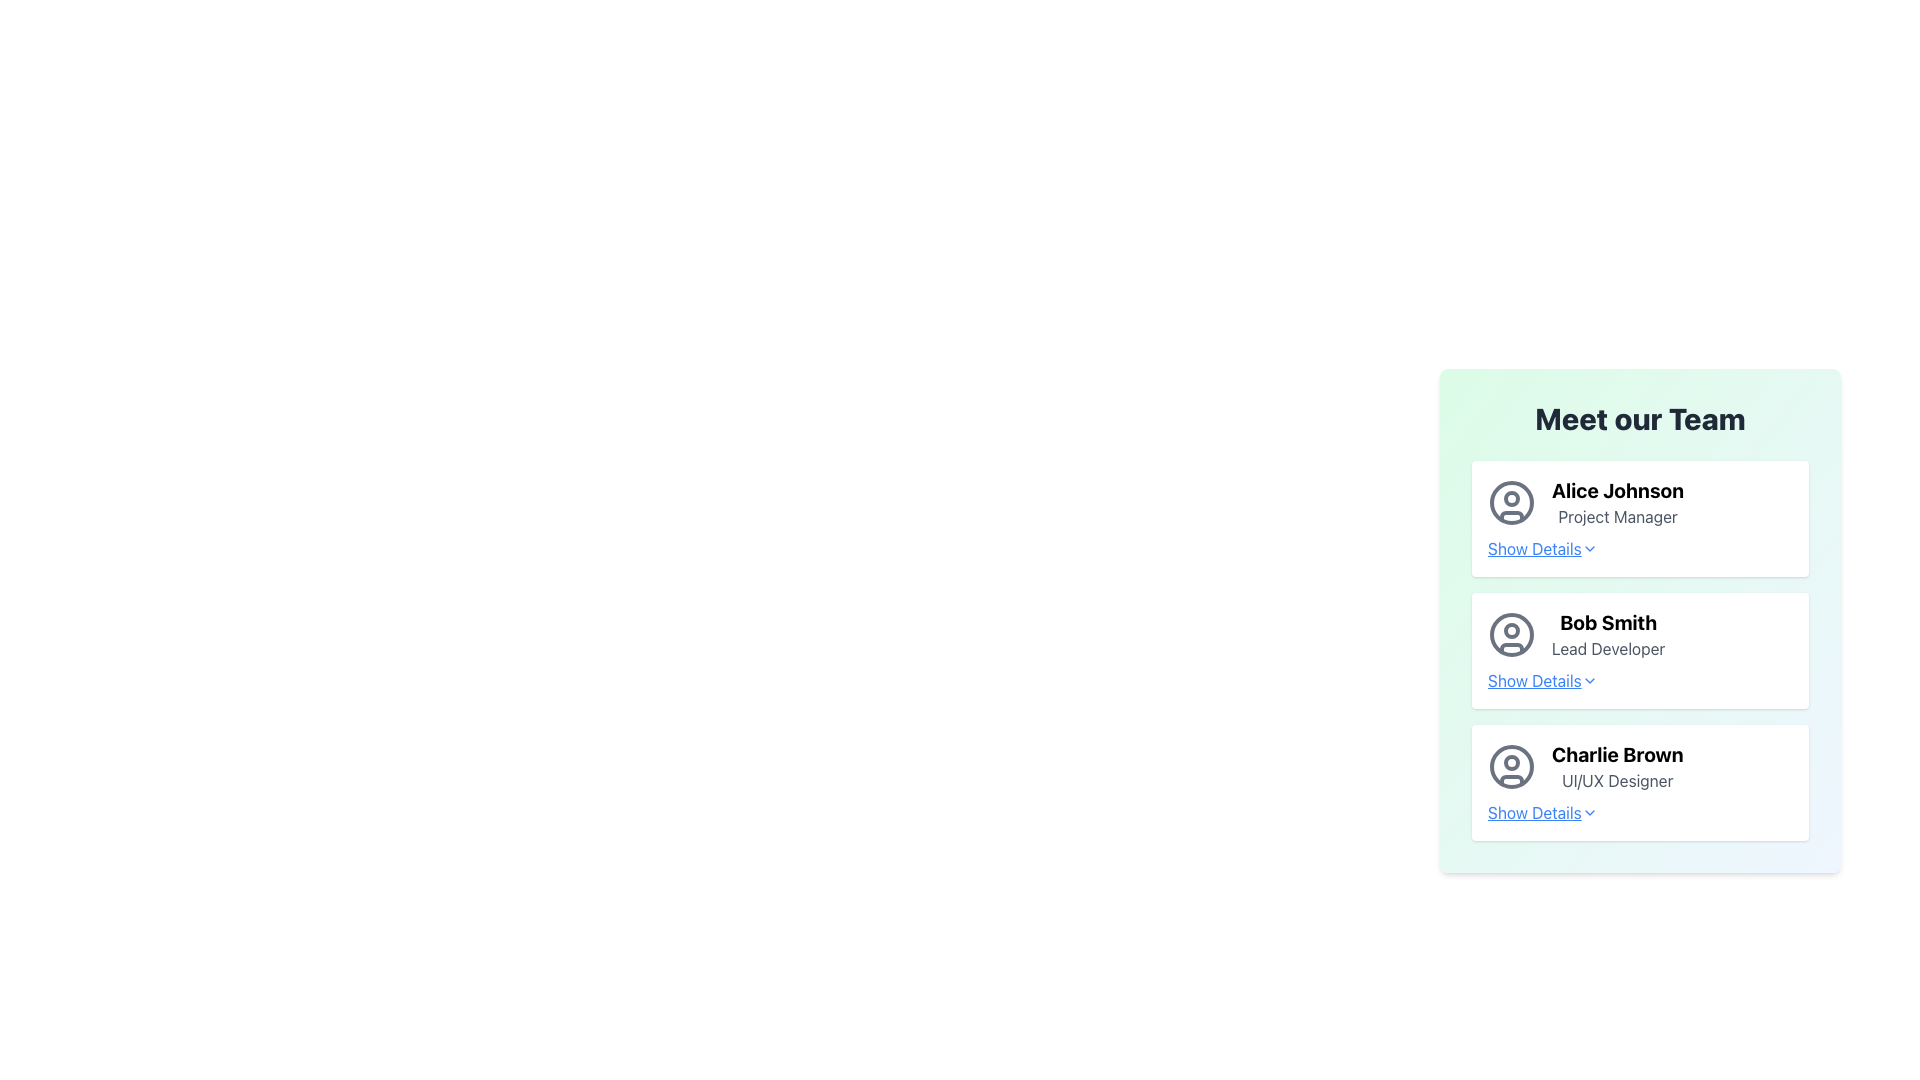 Image resolution: width=1920 pixels, height=1080 pixels. What do you see at coordinates (1541, 813) in the screenshot?
I see `the 'Show Details' button` at bounding box center [1541, 813].